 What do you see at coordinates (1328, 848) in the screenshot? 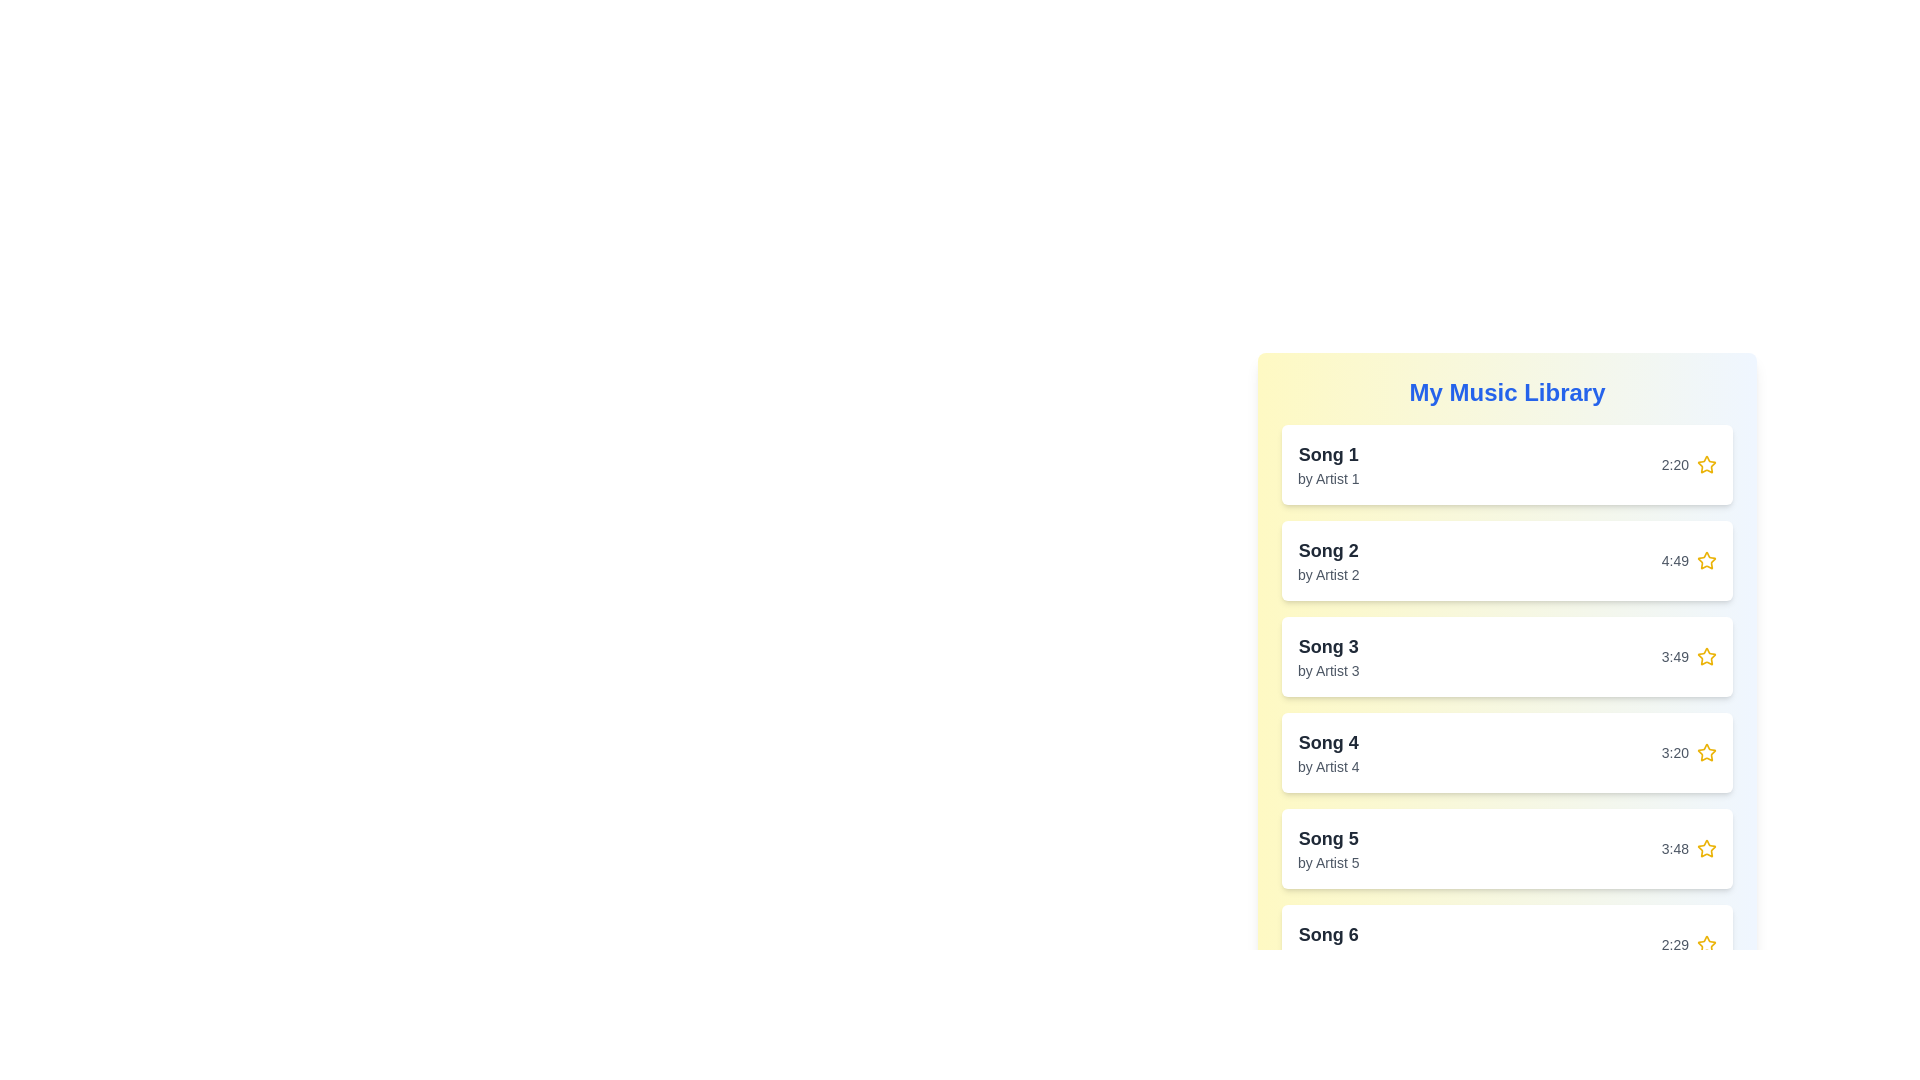
I see `the text block displaying 'Song 5' and 'by Artist 5', which is located in the fifth position of a vertically stacked list card` at bounding box center [1328, 848].